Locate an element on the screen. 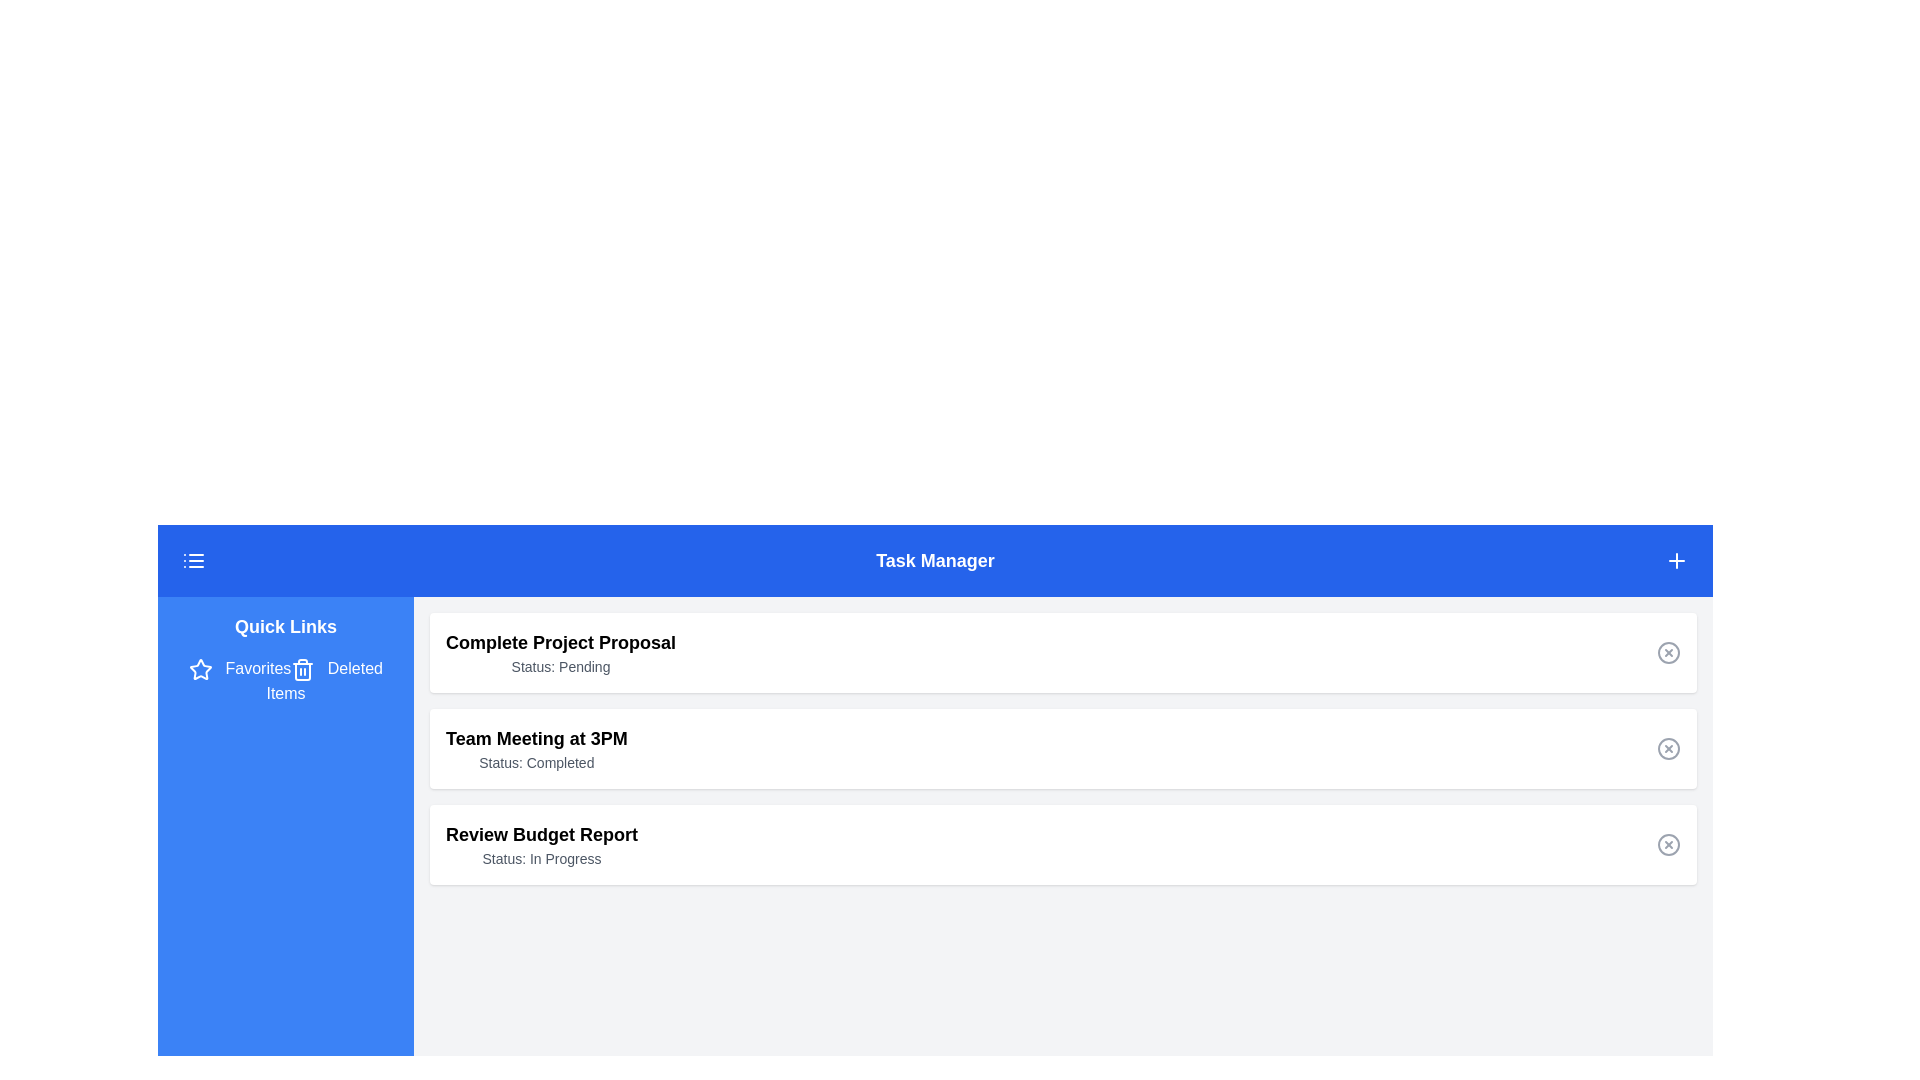 Image resolution: width=1920 pixels, height=1080 pixels. the 'Review Budget Report' text label is located at coordinates (542, 834).